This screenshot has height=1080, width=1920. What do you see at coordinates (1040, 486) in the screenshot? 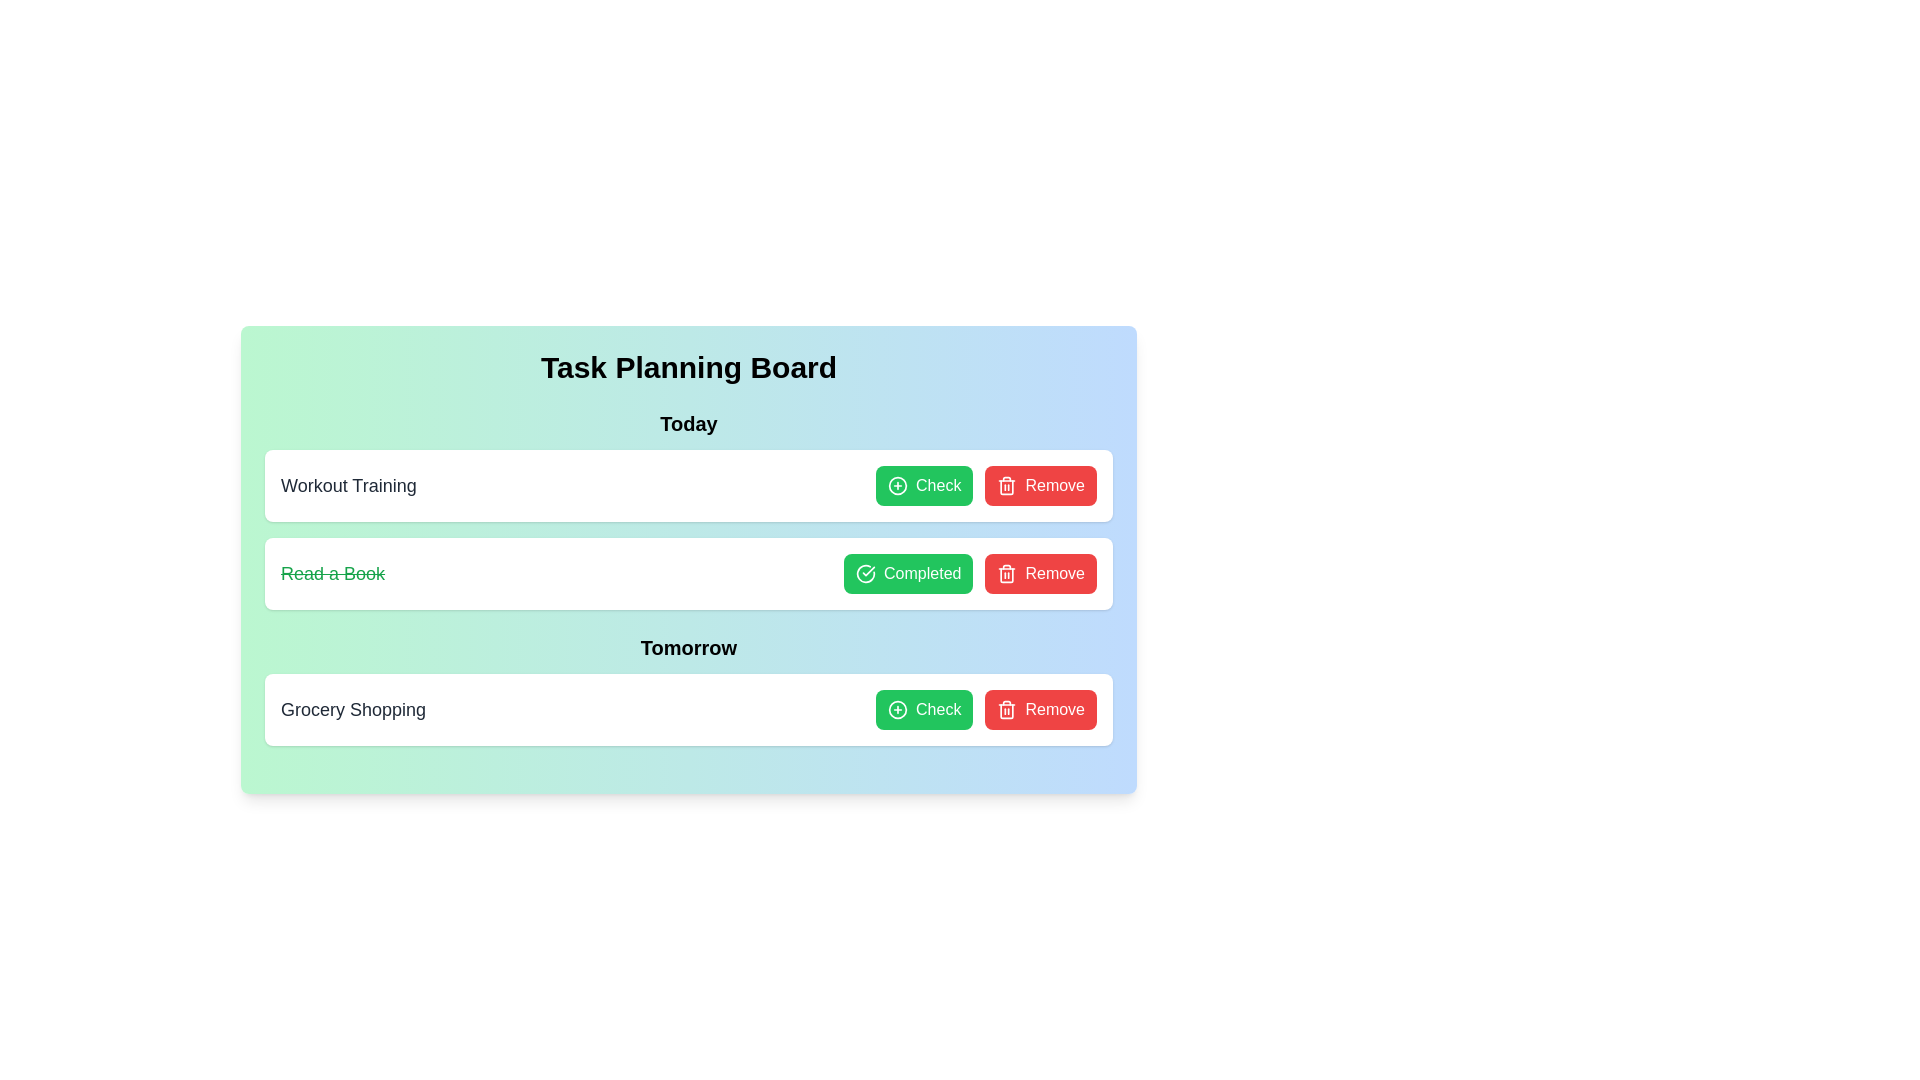
I see `the 'Remove' button for the task titled 'Workout Training'` at bounding box center [1040, 486].